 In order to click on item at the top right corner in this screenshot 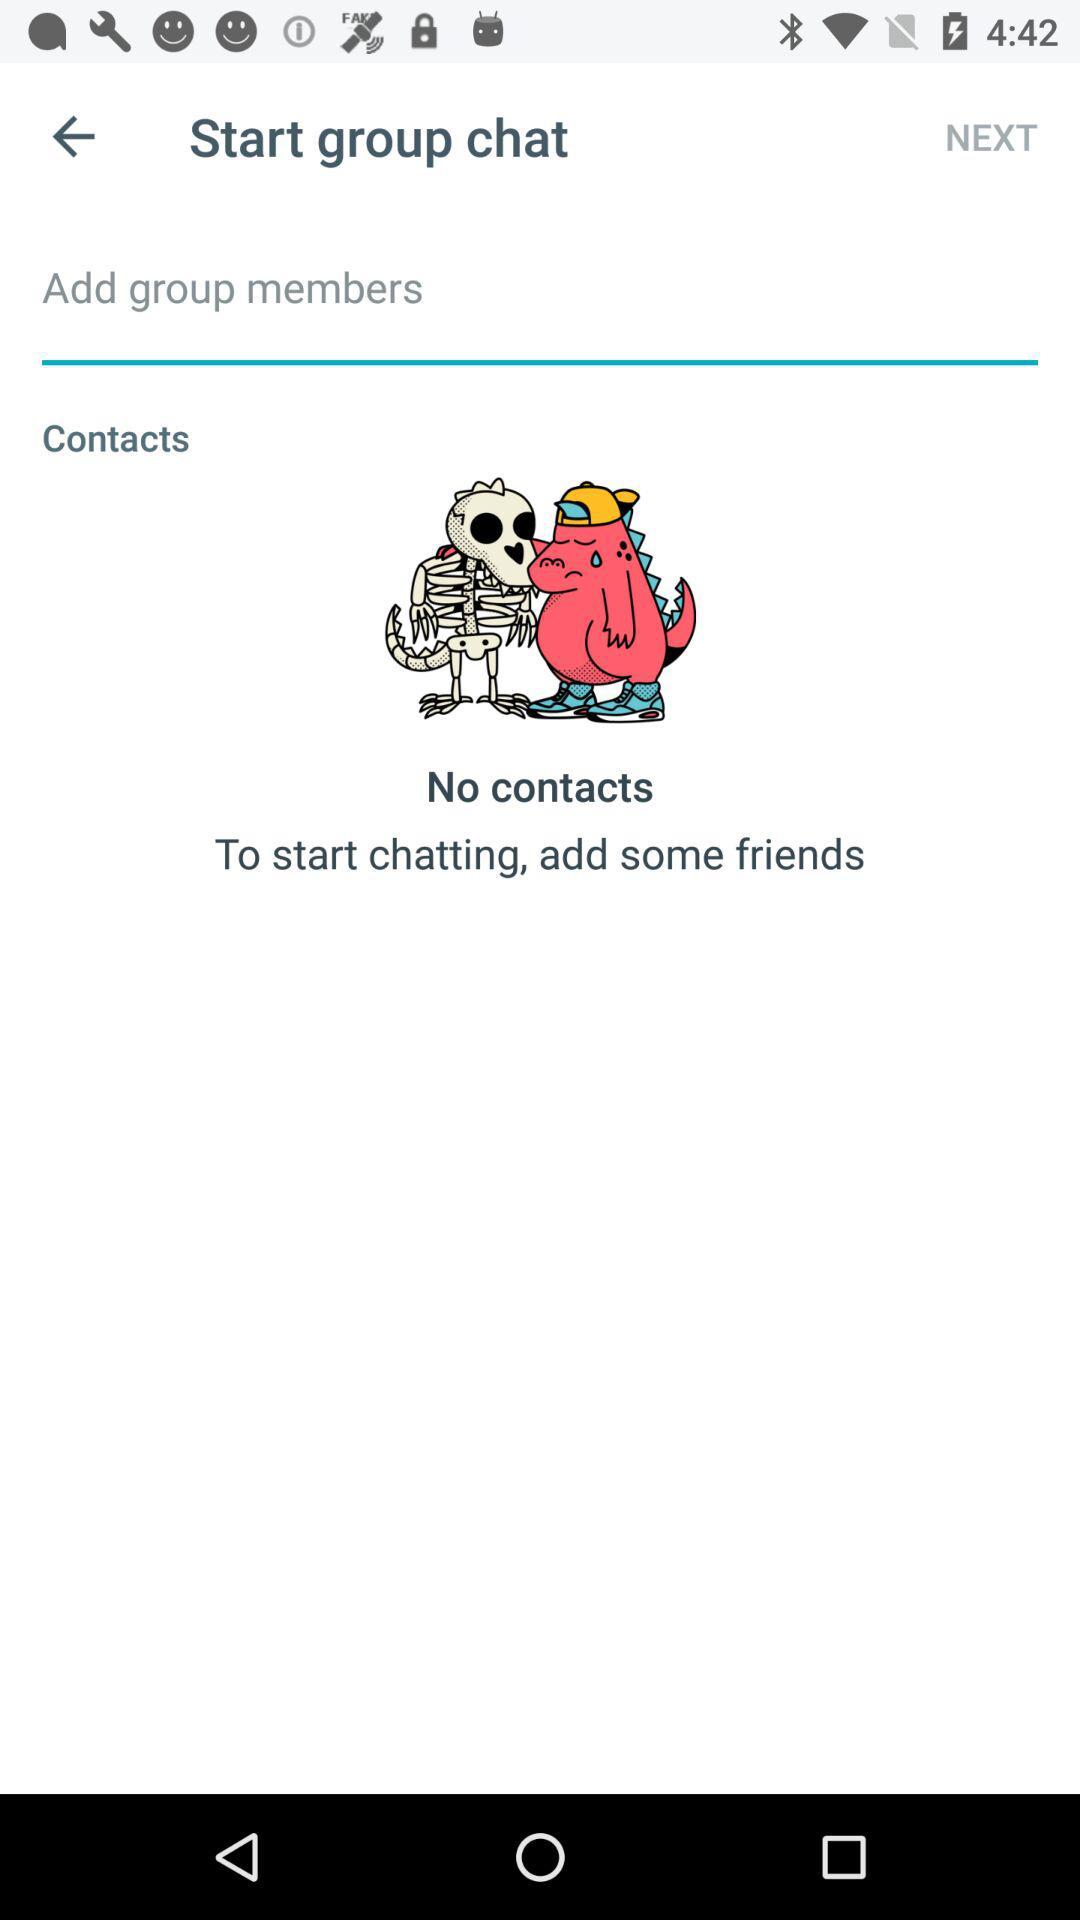, I will do `click(972, 135)`.